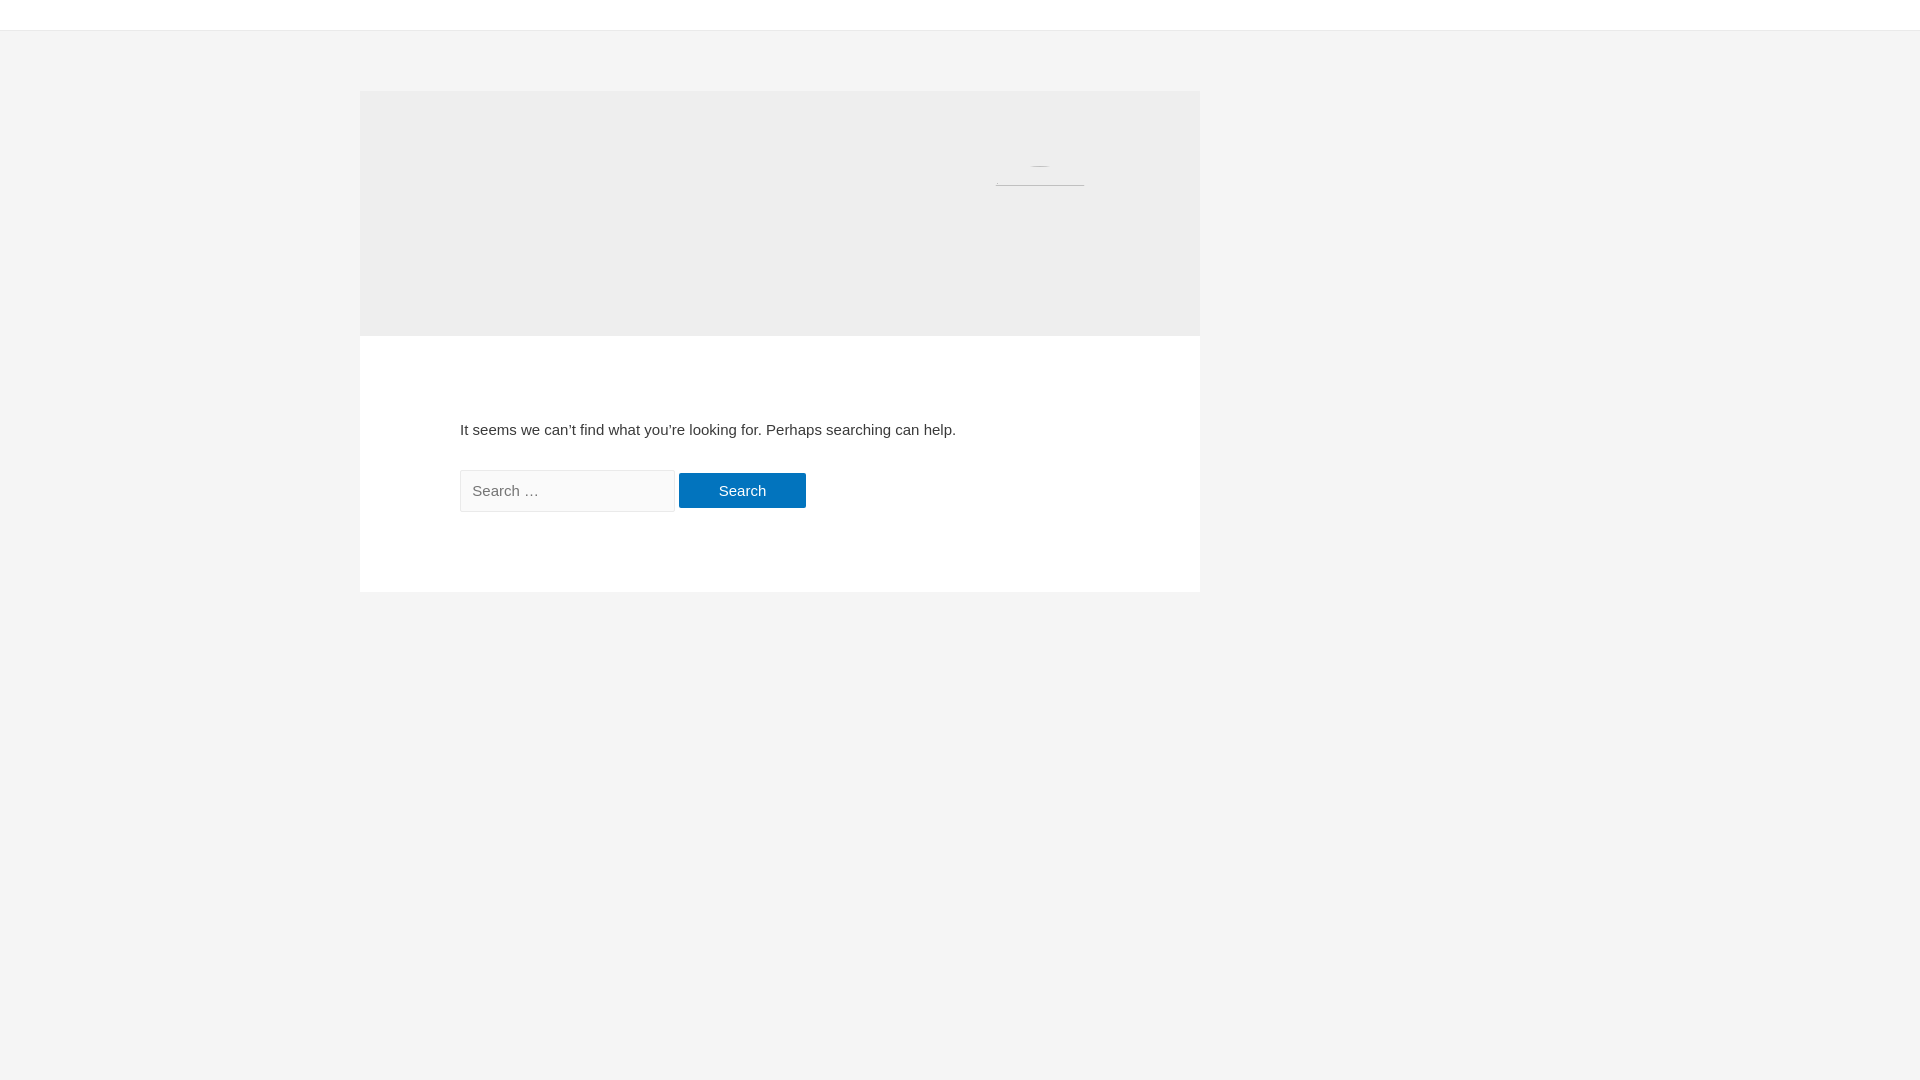 The height and width of the screenshot is (1080, 1920). Describe the element at coordinates (742, 490) in the screenshot. I see `'Search'` at that location.